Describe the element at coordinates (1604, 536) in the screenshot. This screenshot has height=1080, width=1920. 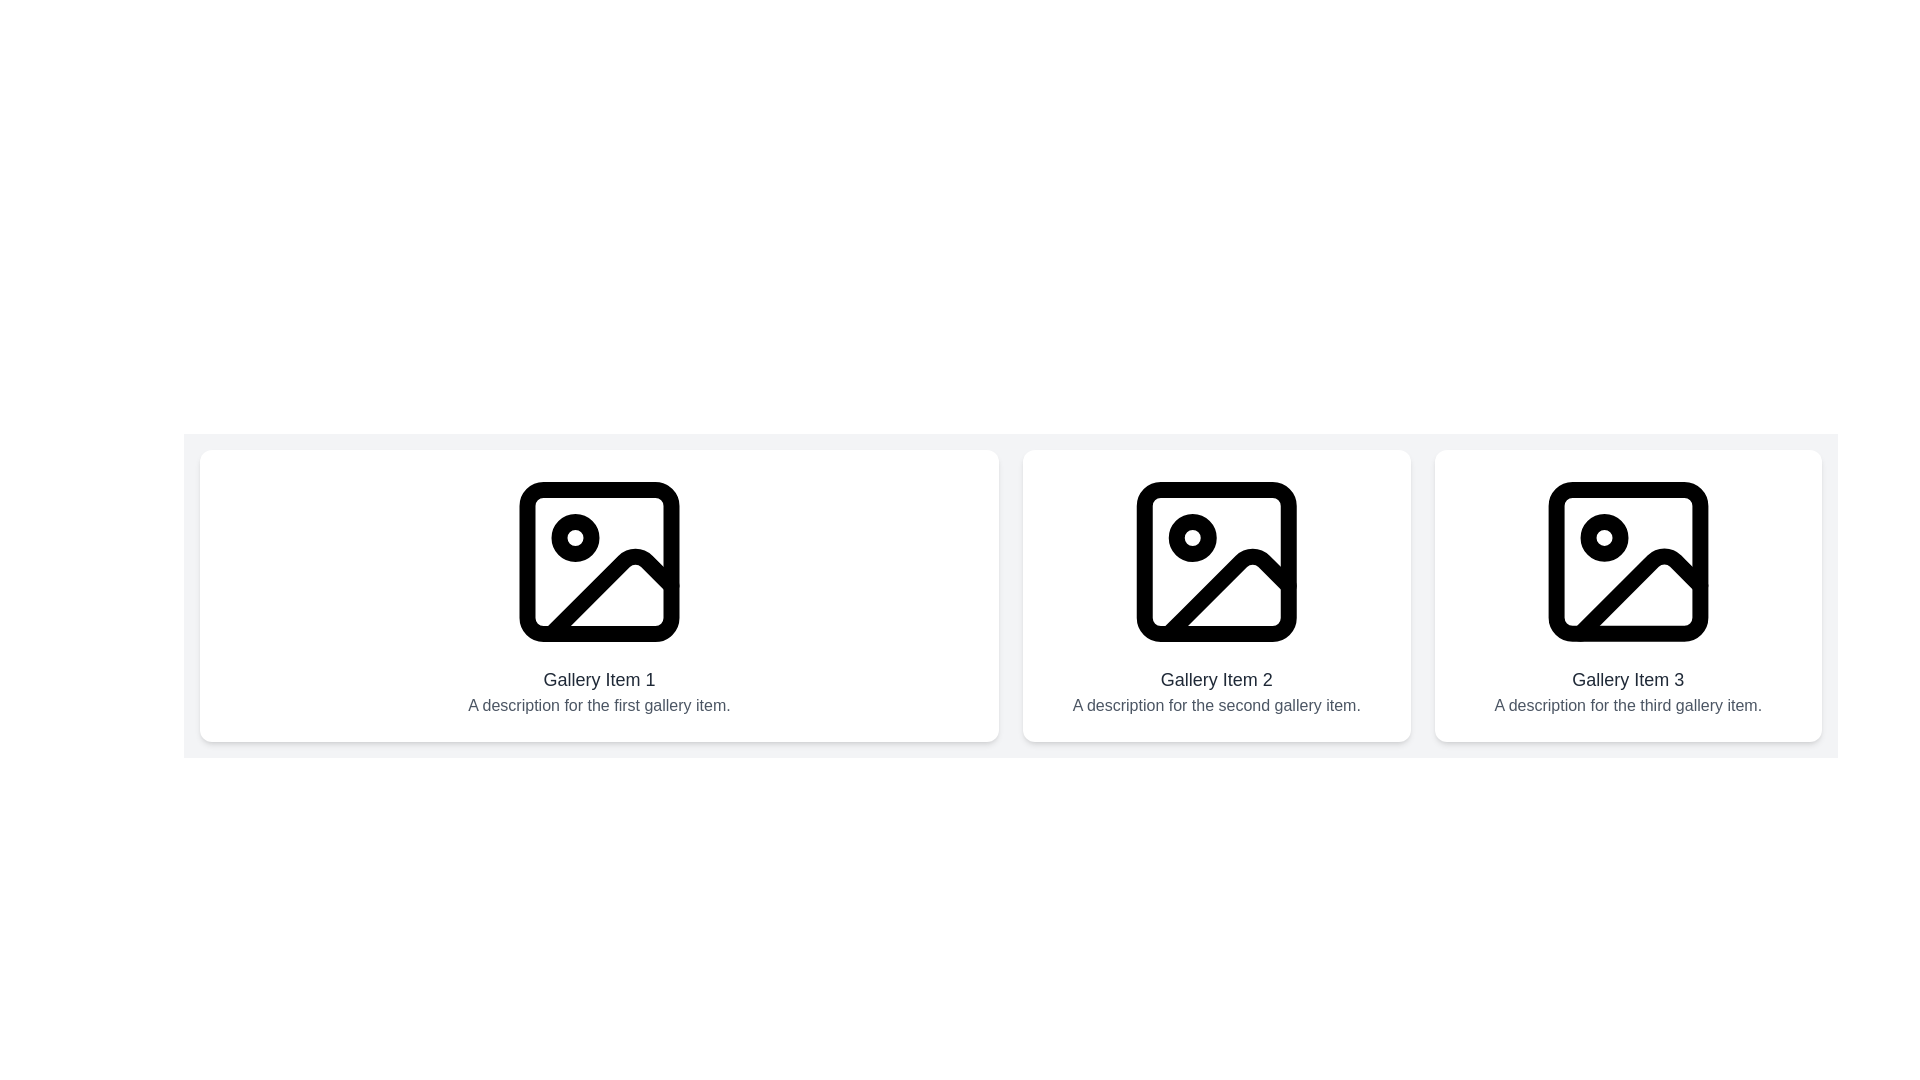
I see `the decorative circle shape within the image icon of the third gallery item, located in the top-left corner near a diagonal line` at that location.